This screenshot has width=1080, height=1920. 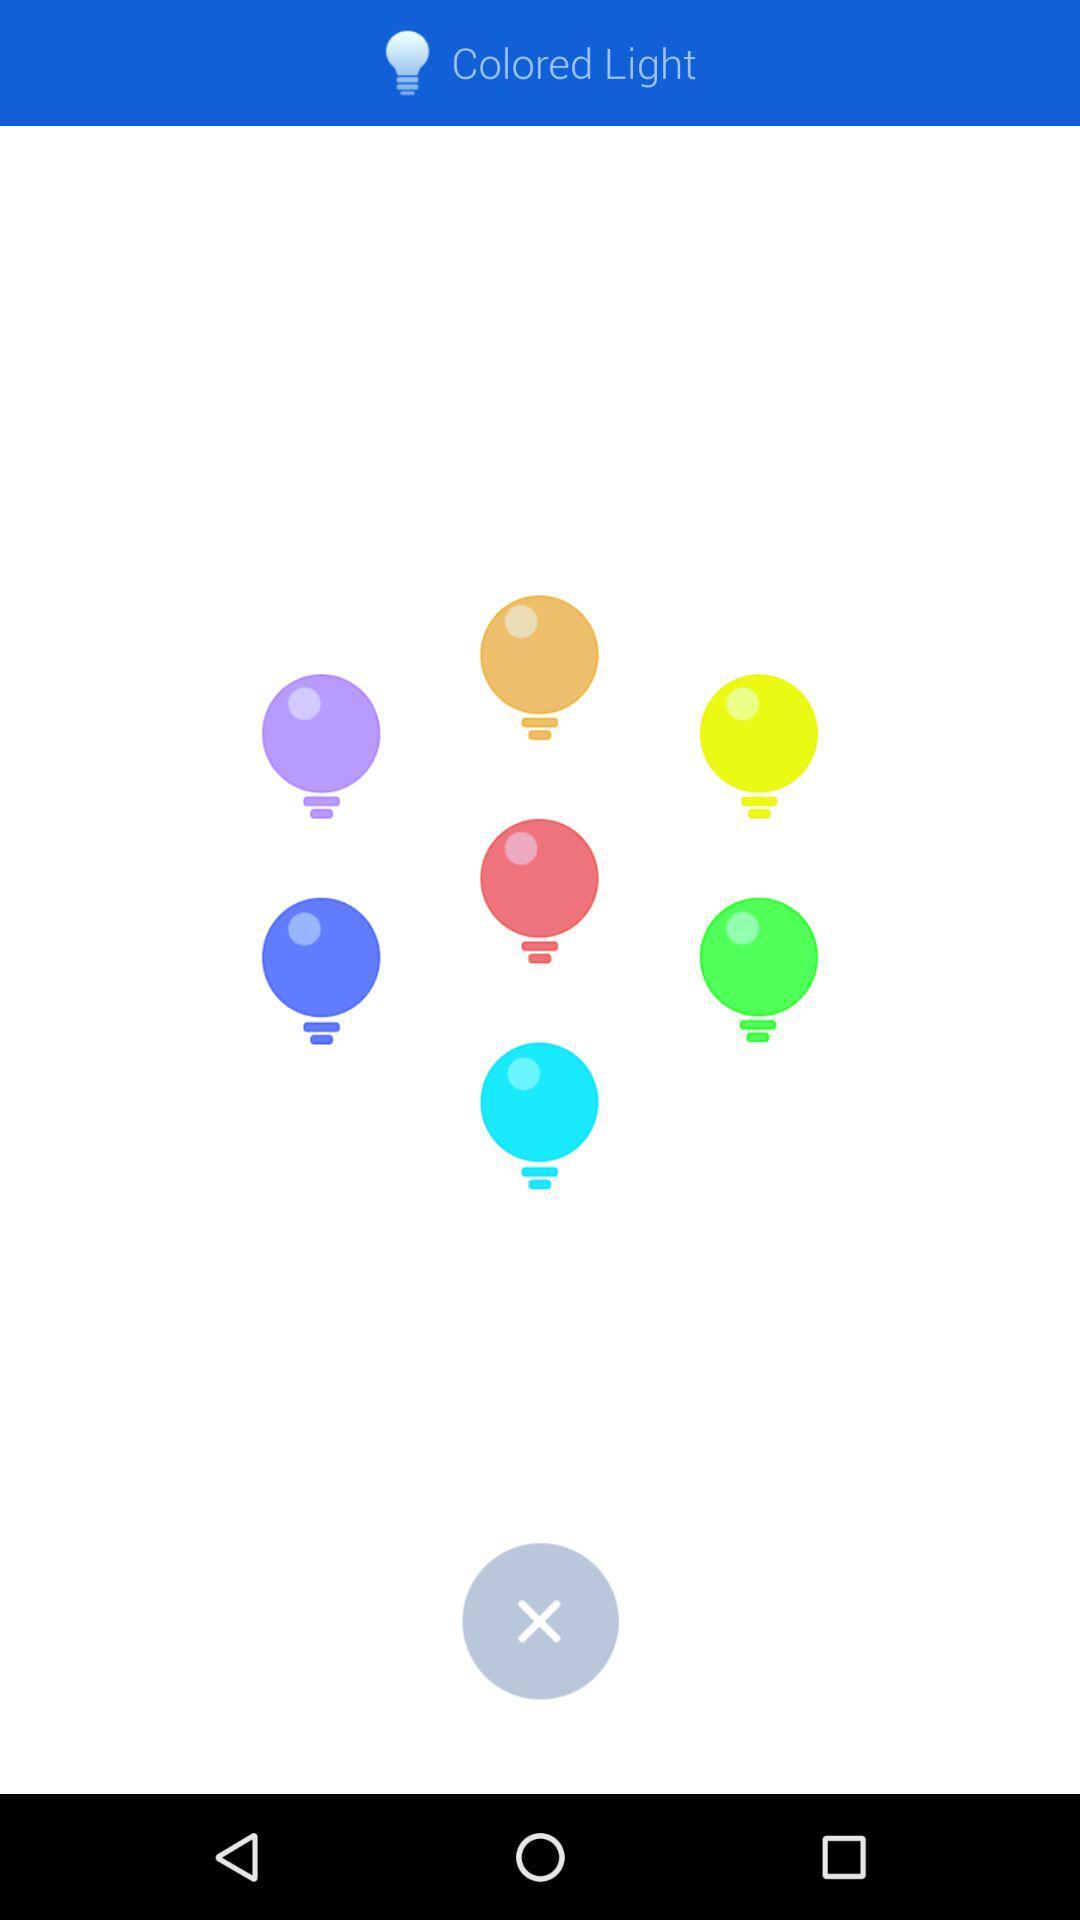 I want to click on the icon at the bottom, so click(x=540, y=1620).